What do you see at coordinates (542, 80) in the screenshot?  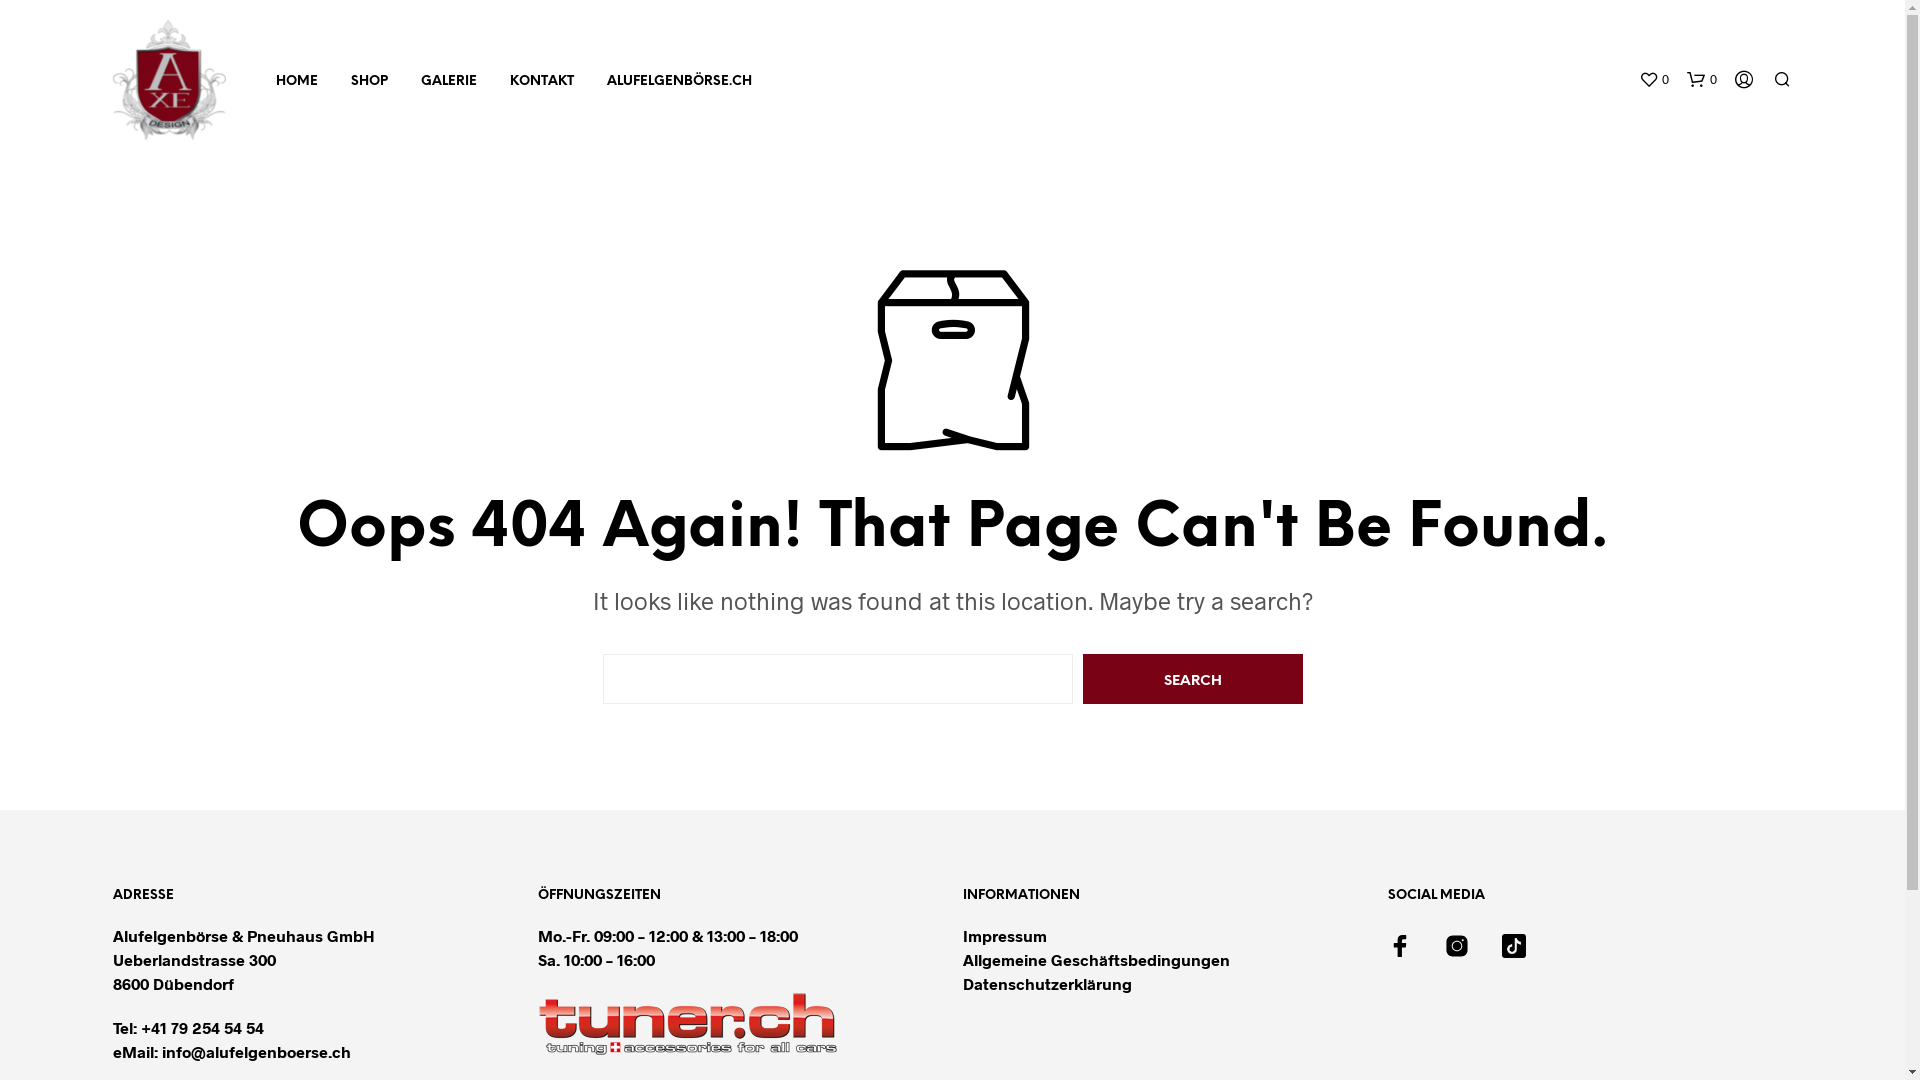 I see `'KONTAKT'` at bounding box center [542, 80].